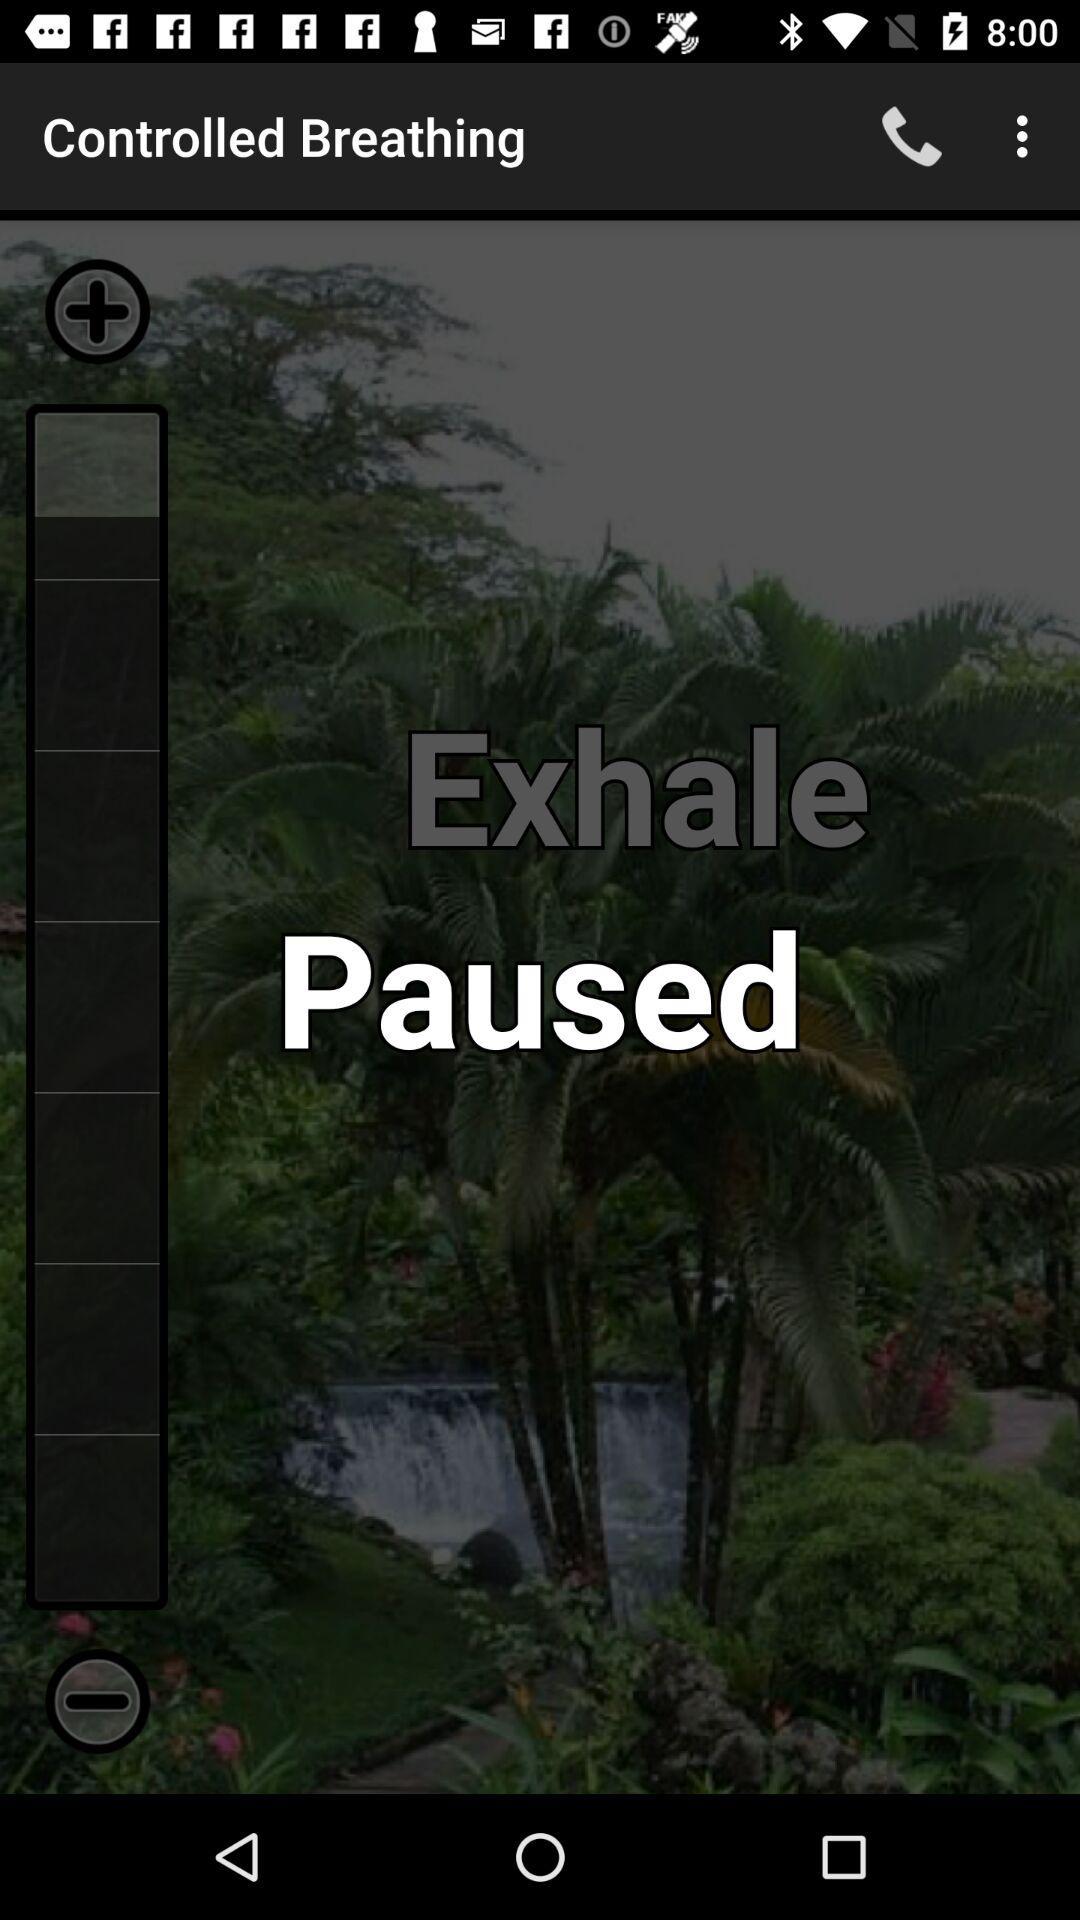  Describe the element at coordinates (97, 1701) in the screenshot. I see `the minus icon` at that location.